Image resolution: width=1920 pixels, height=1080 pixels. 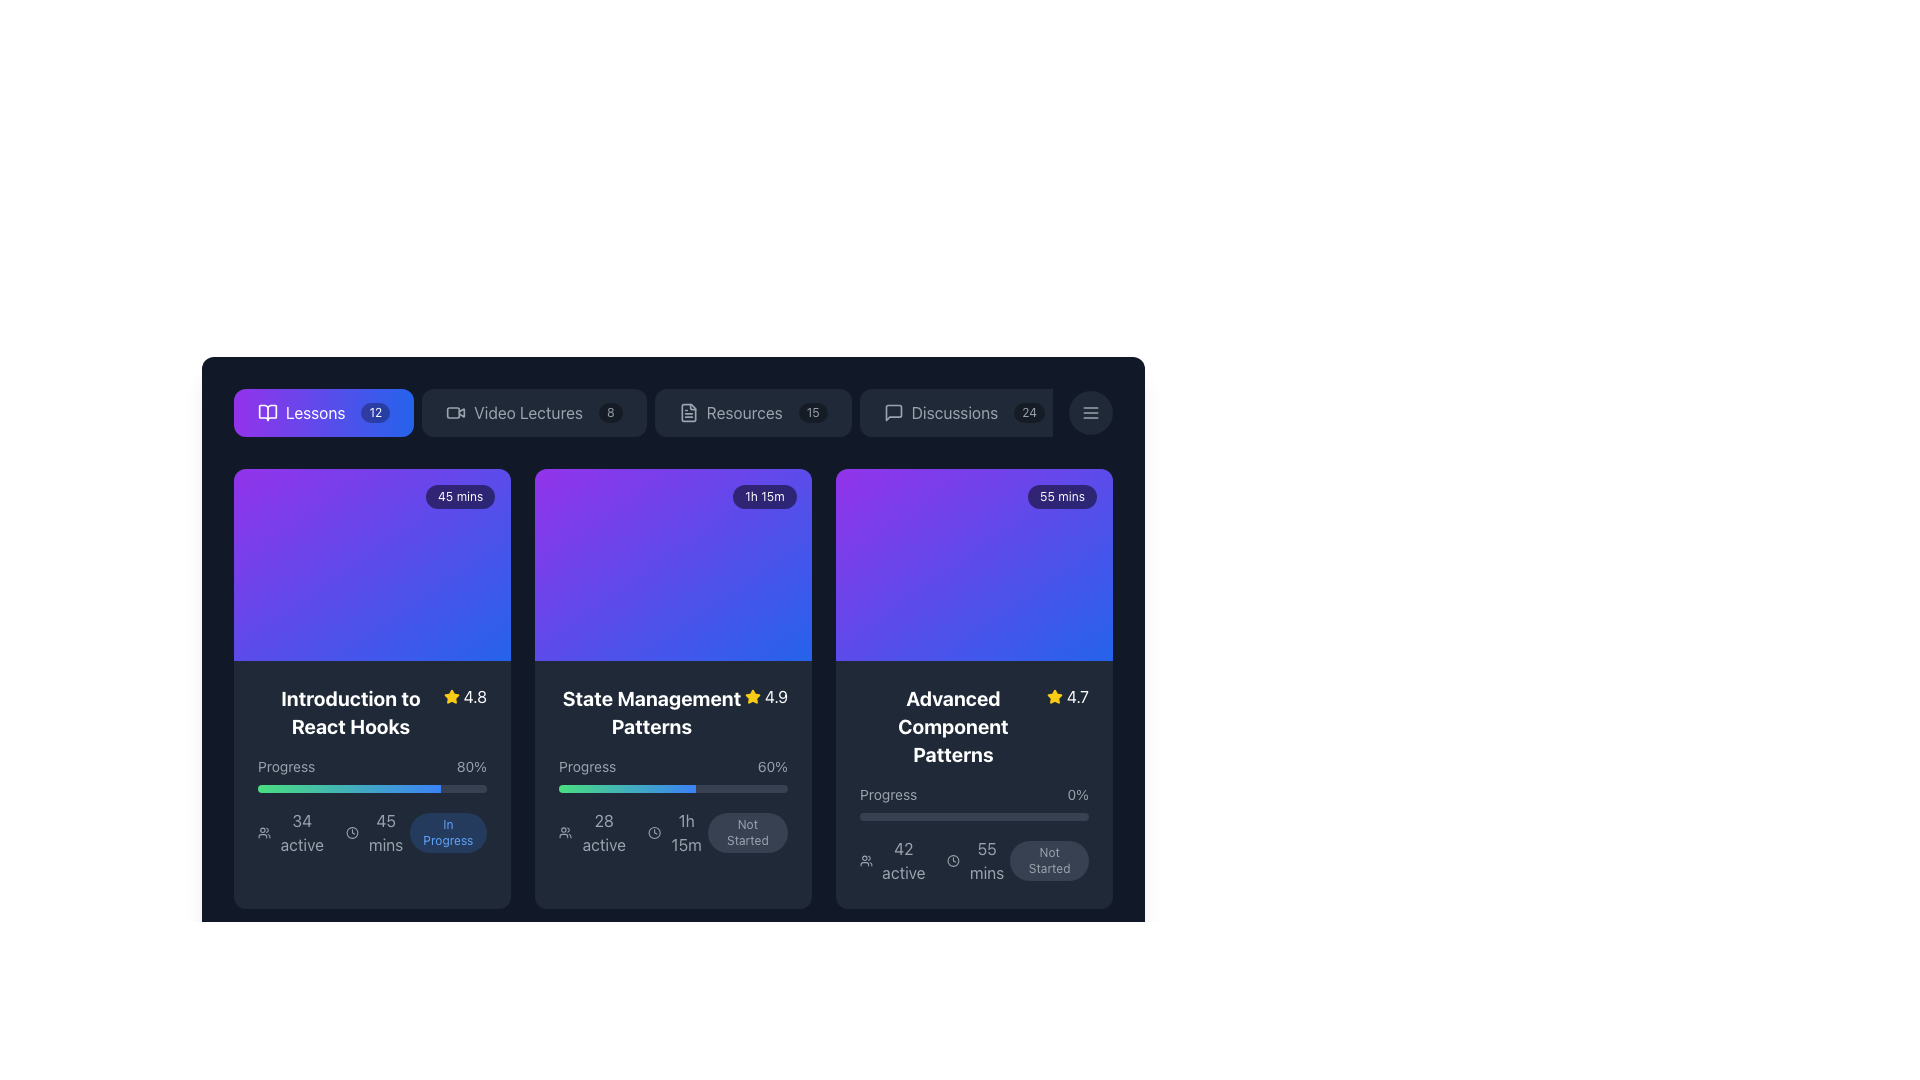 What do you see at coordinates (974, 817) in the screenshot?
I see `the horizontal progress bar with a gray background and a gradient inner bar, located below the text 'Progress' and '0%' in the card titled 'Advanced Component Patterns'` at bounding box center [974, 817].